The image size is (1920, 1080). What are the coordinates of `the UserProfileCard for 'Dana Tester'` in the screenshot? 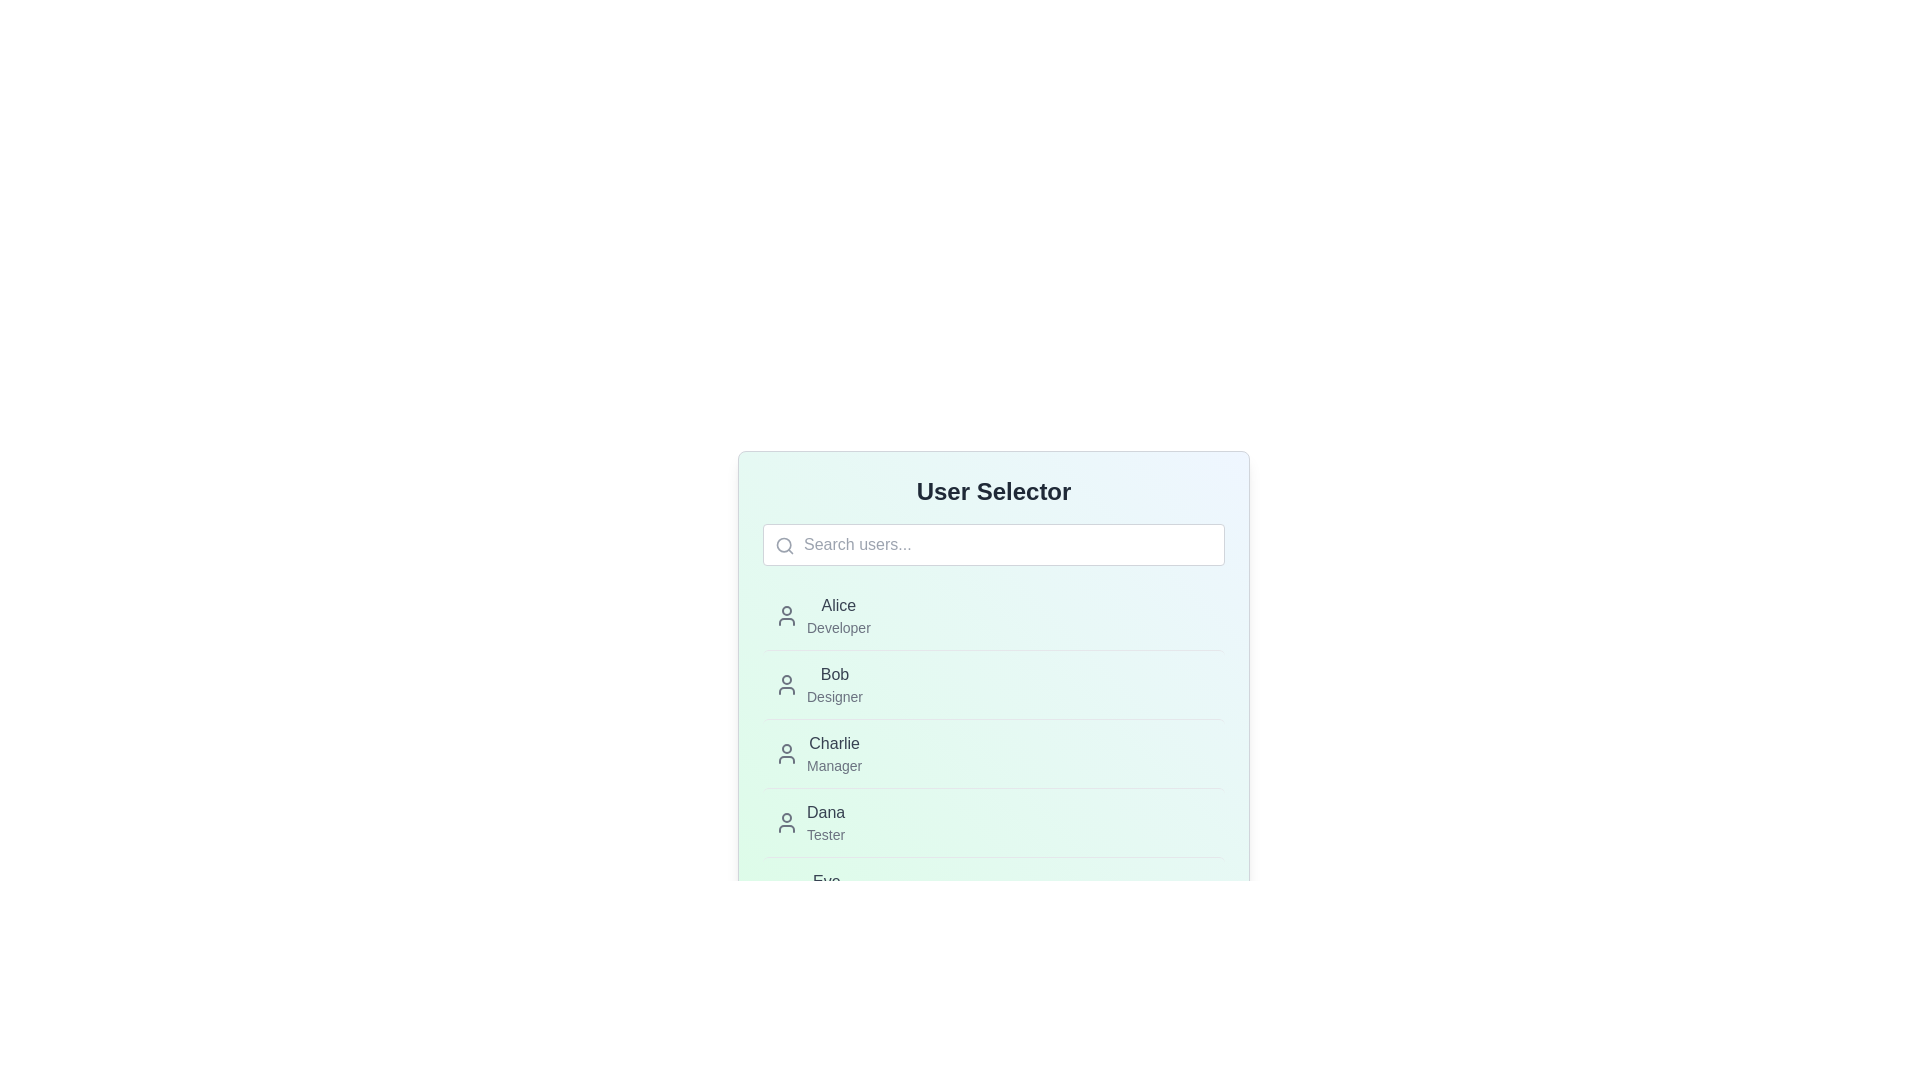 It's located at (810, 822).